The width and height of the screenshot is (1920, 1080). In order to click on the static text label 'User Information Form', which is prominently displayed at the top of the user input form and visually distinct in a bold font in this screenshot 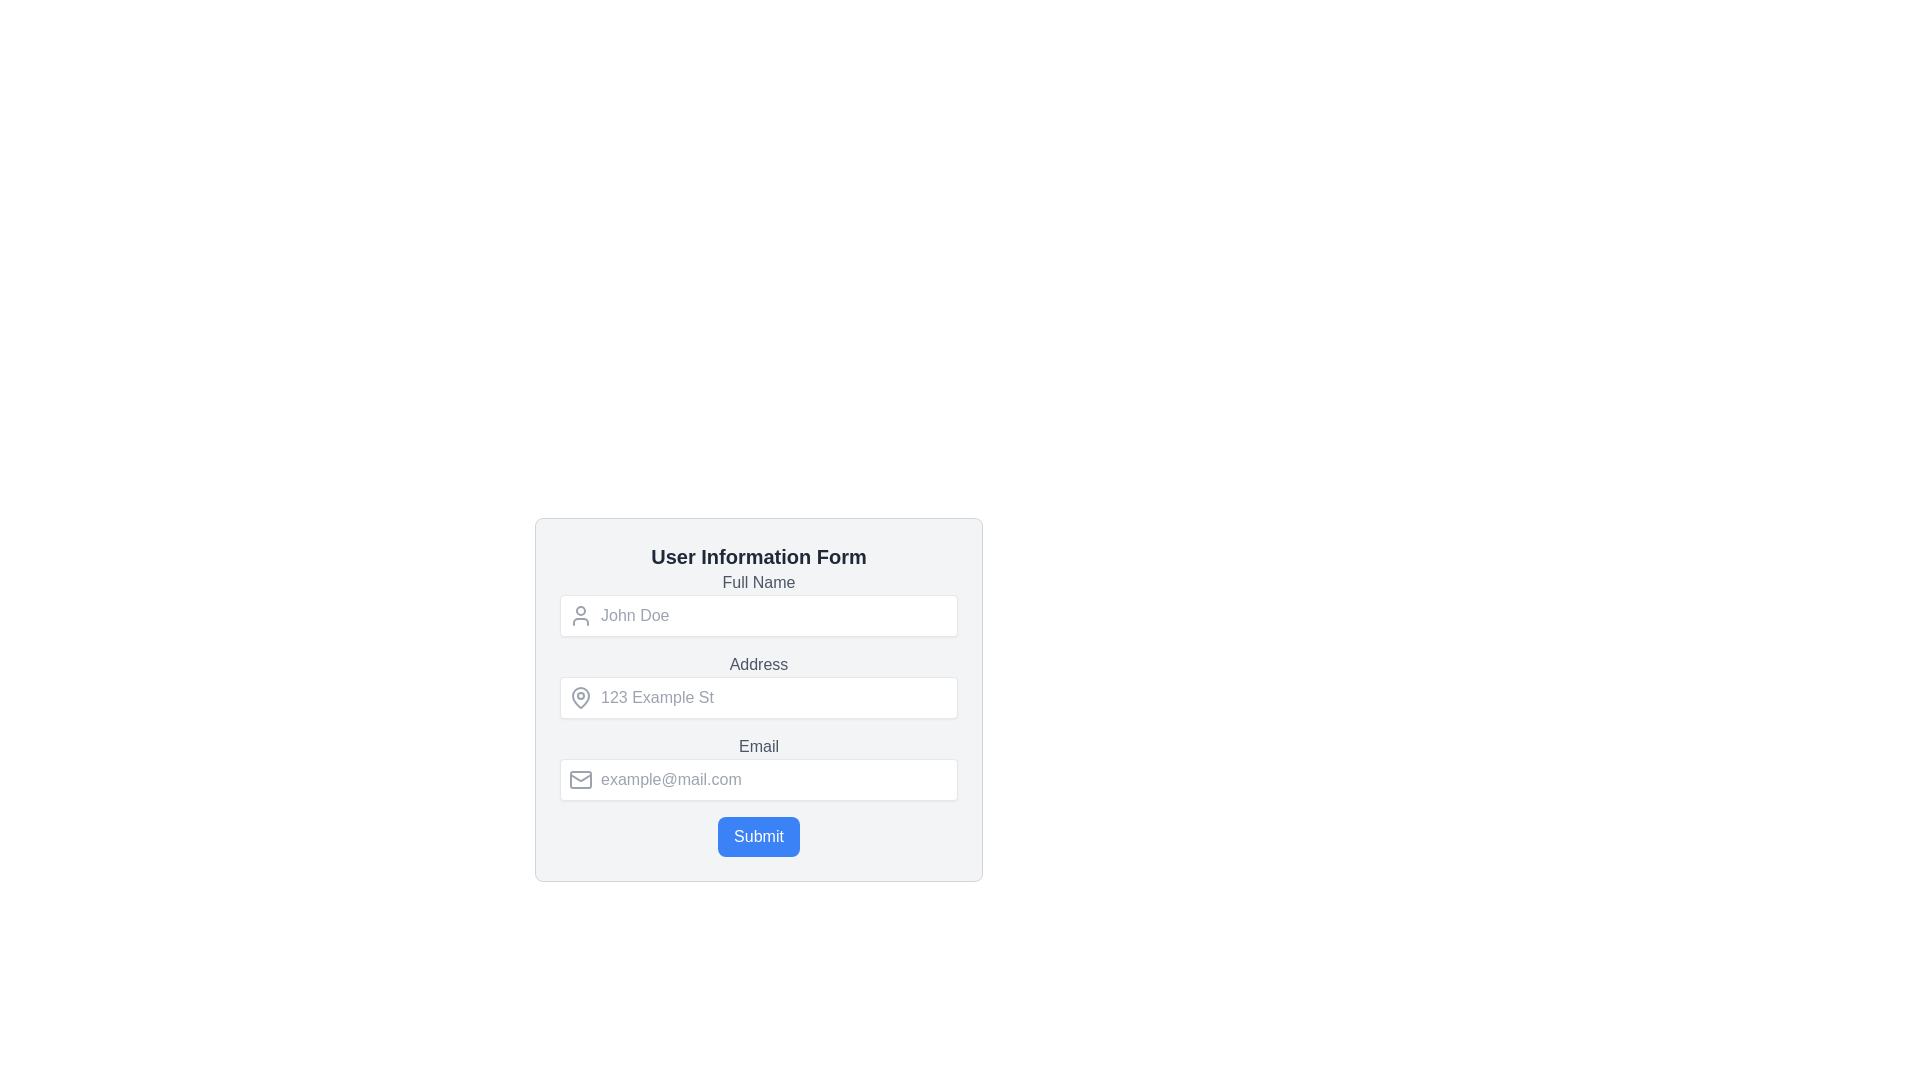, I will do `click(757, 556)`.